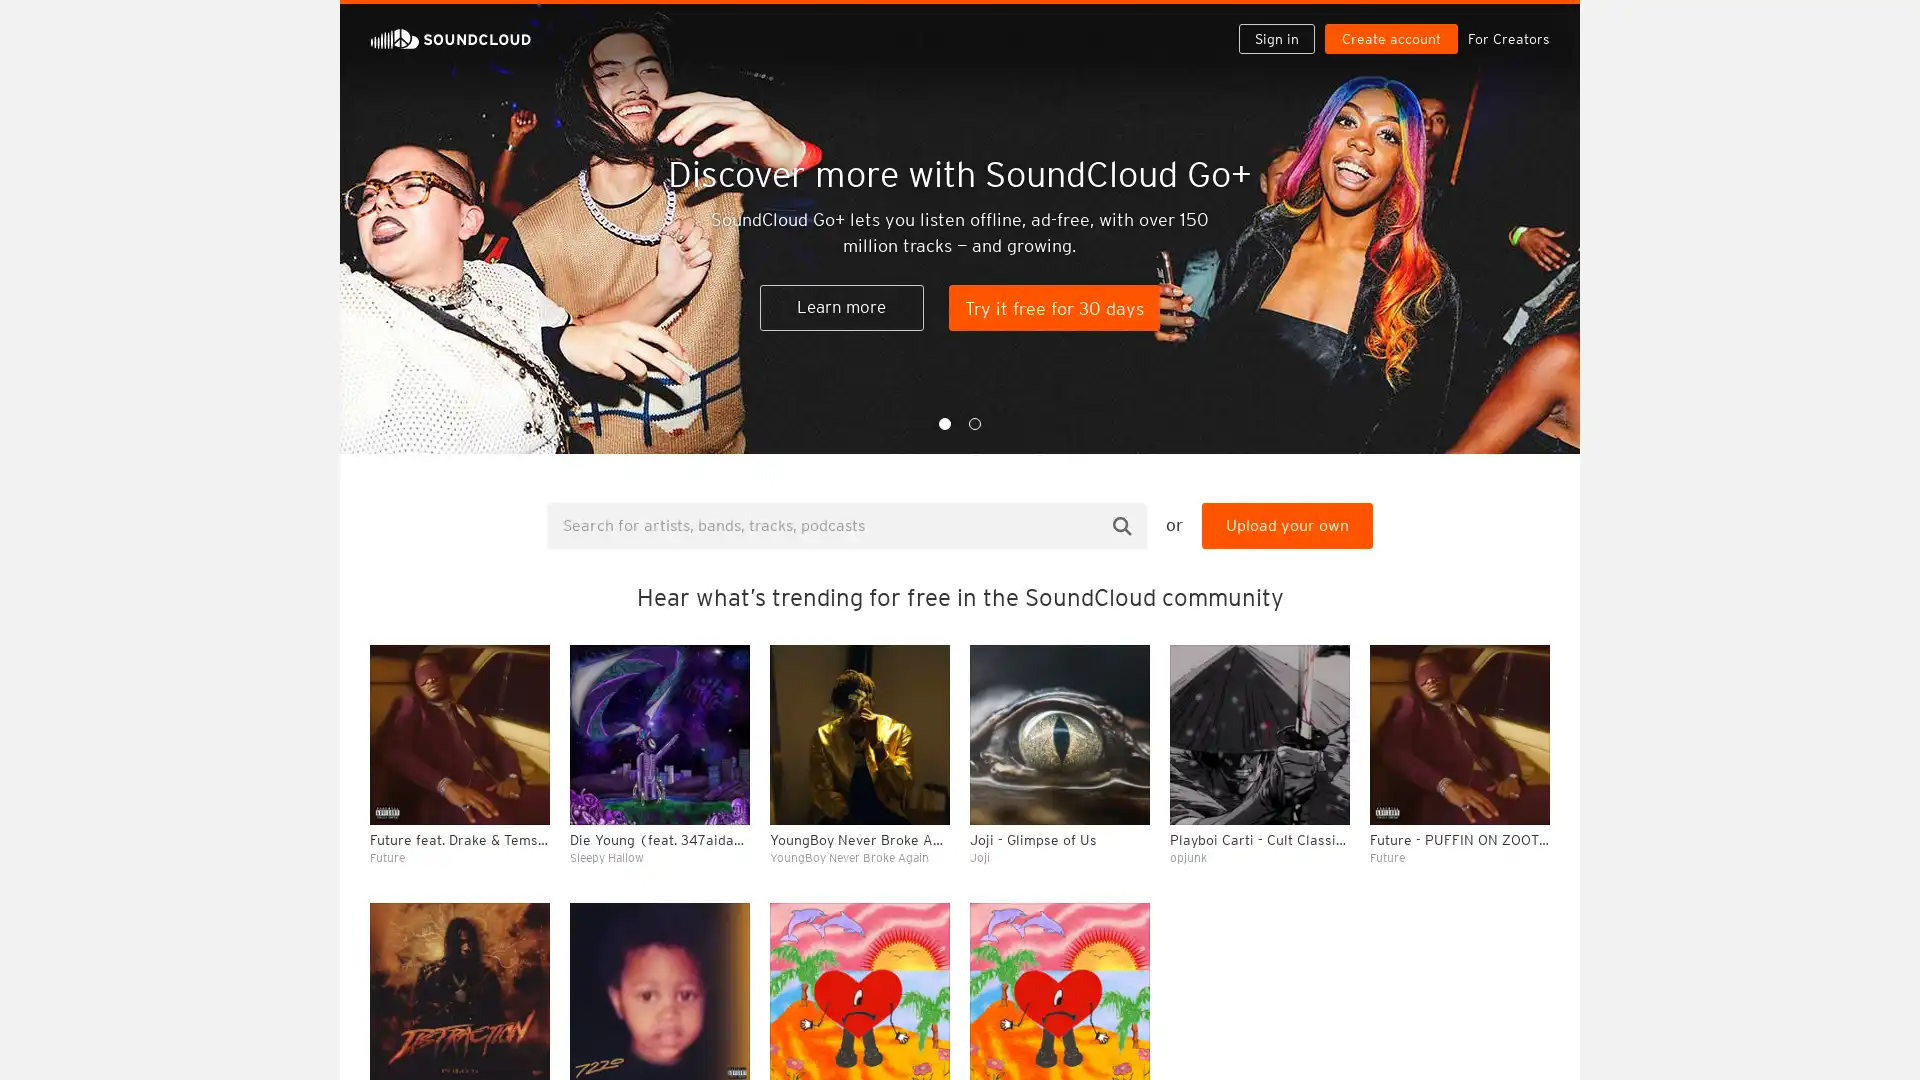 The height and width of the screenshot is (1080, 1920). I want to click on Sign in, so click(1284, 22).